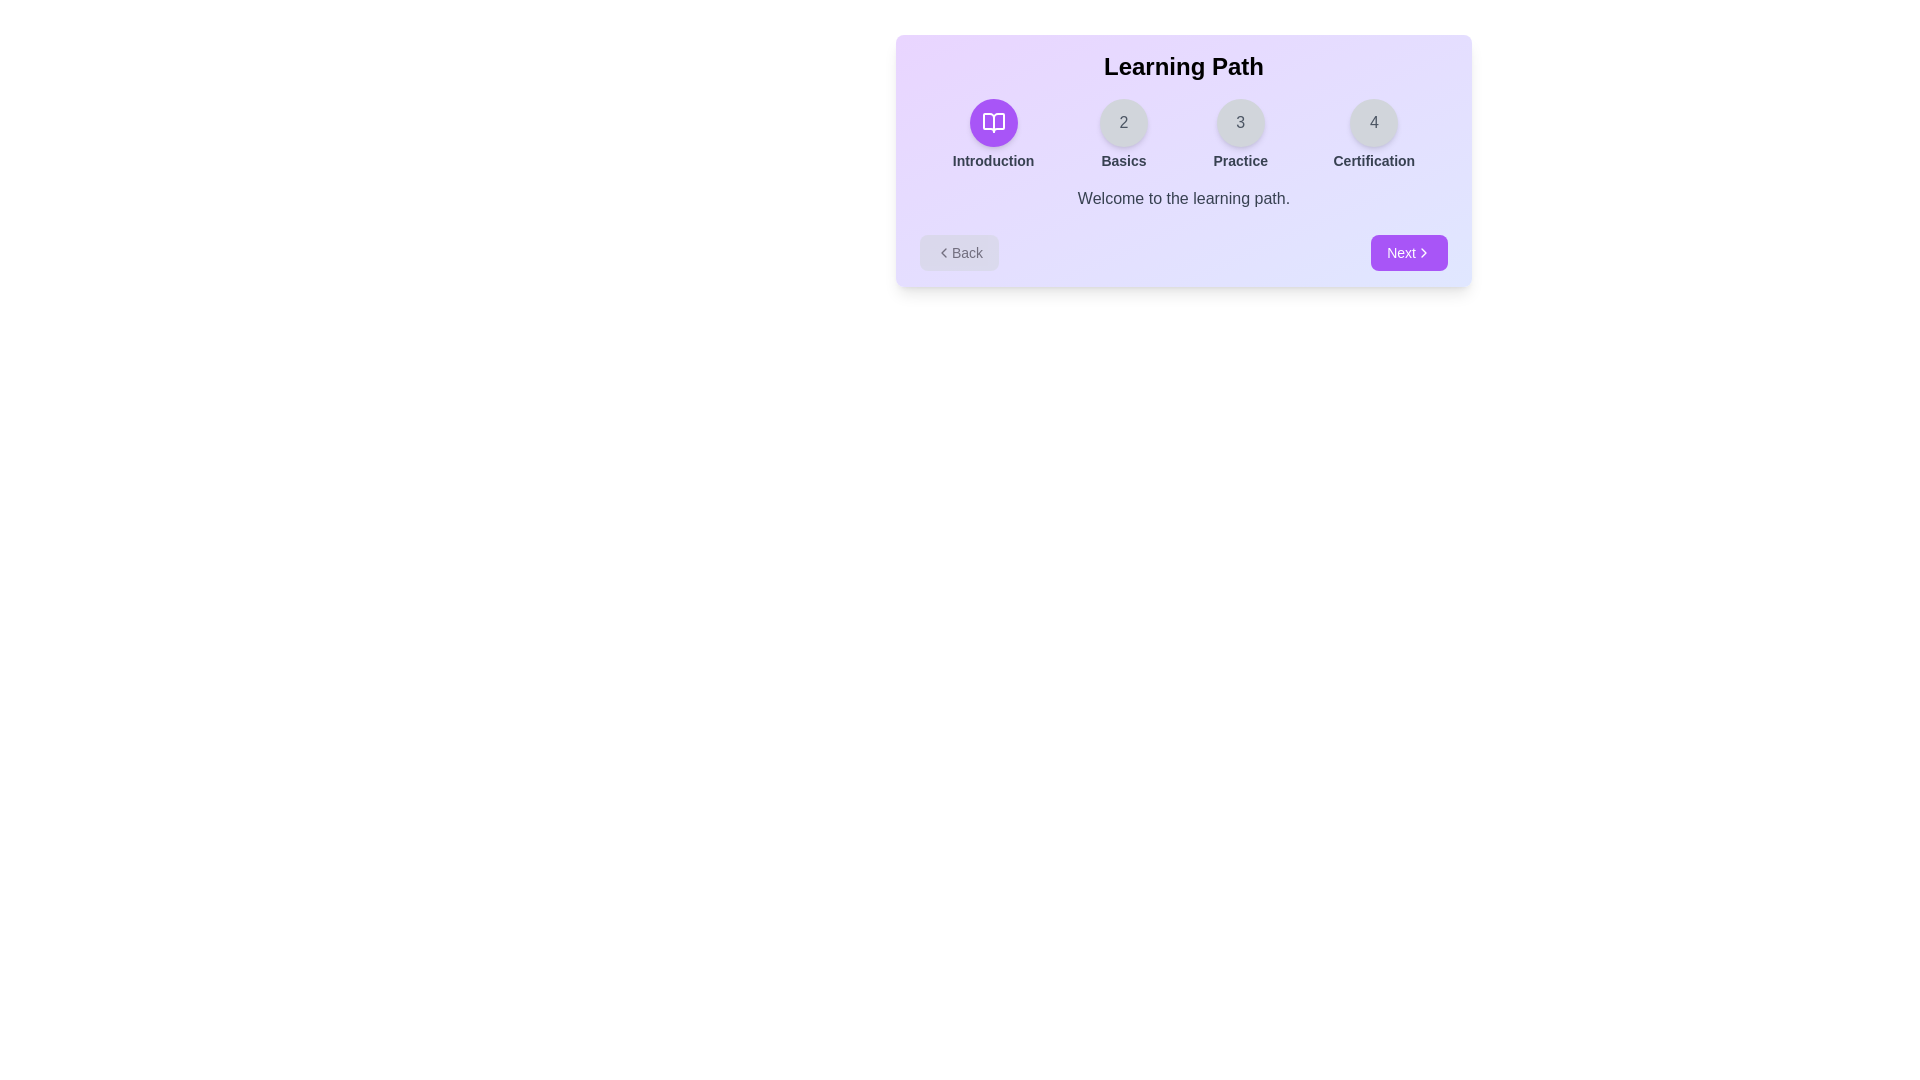  I want to click on the step indicator for Basics, so click(1123, 135).